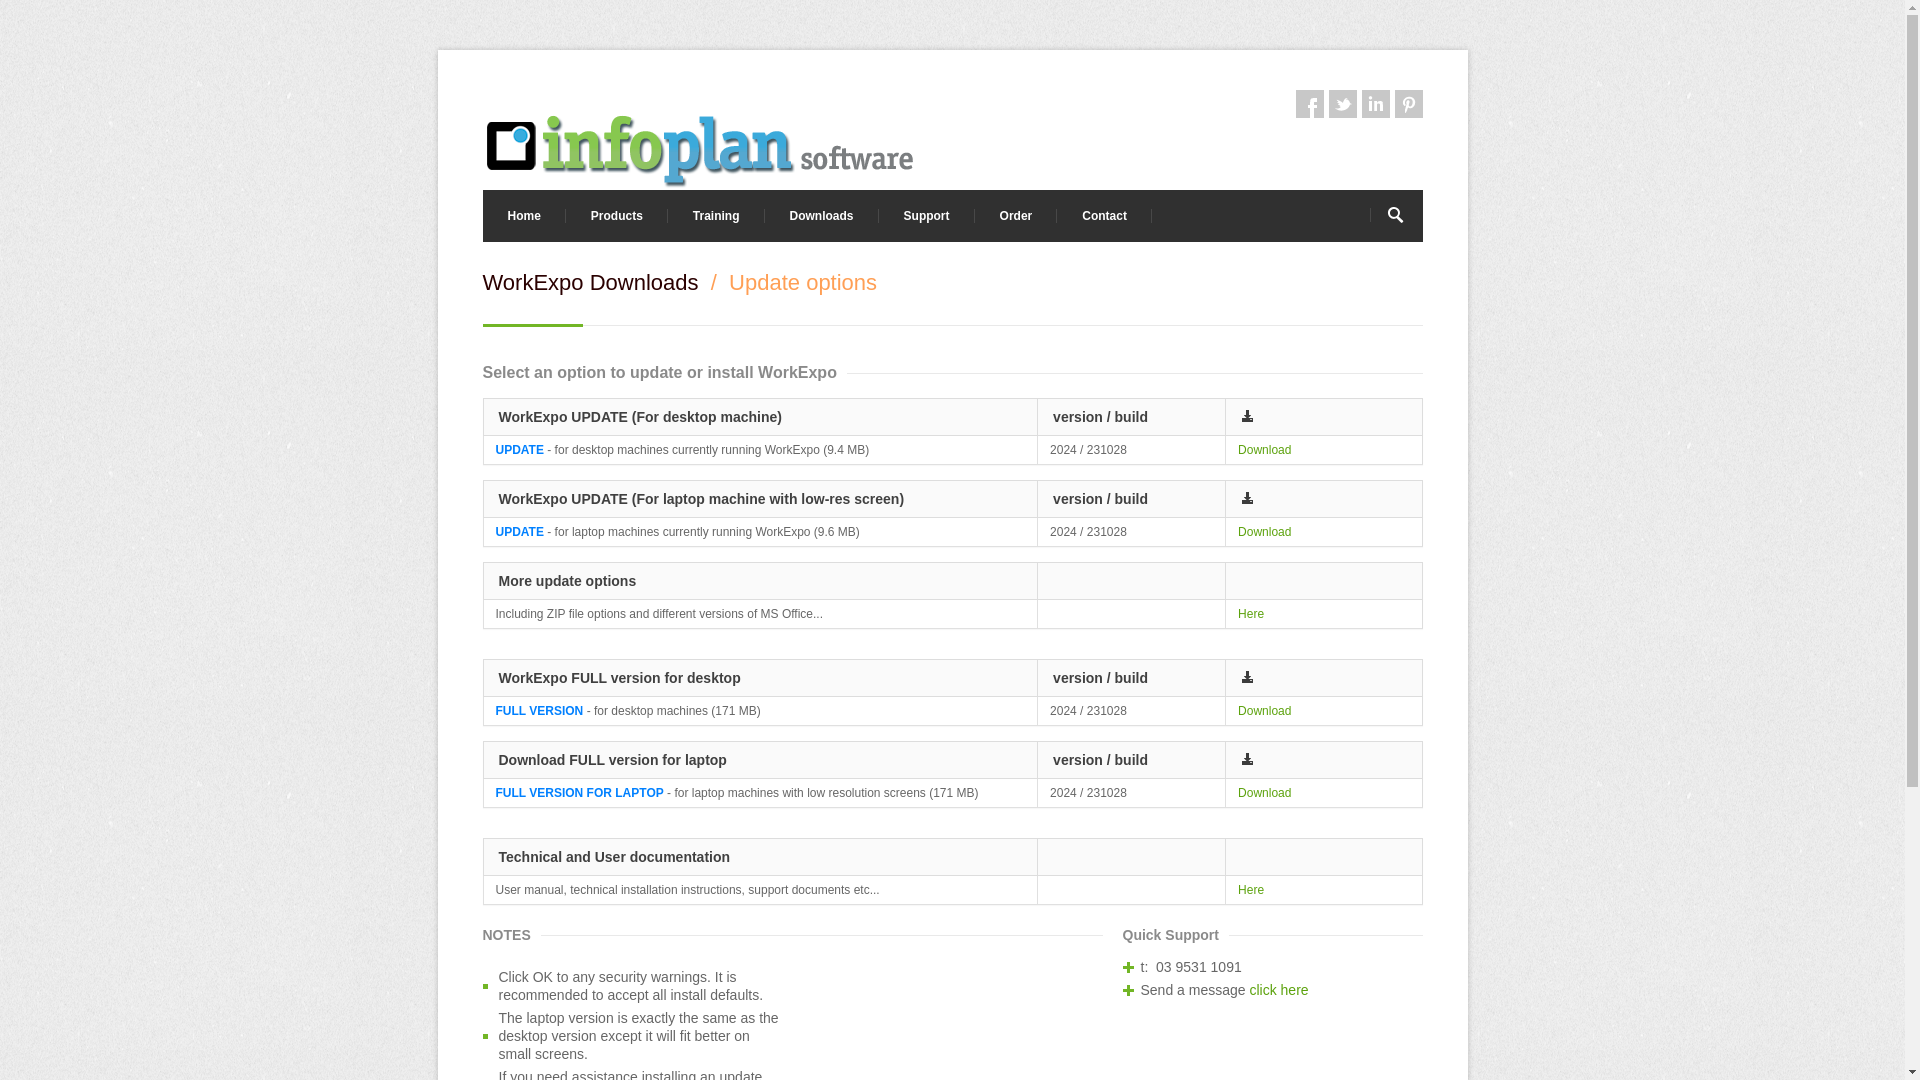 This screenshot has height=1080, width=1920. Describe the element at coordinates (1263, 792) in the screenshot. I see `'Download'` at that location.